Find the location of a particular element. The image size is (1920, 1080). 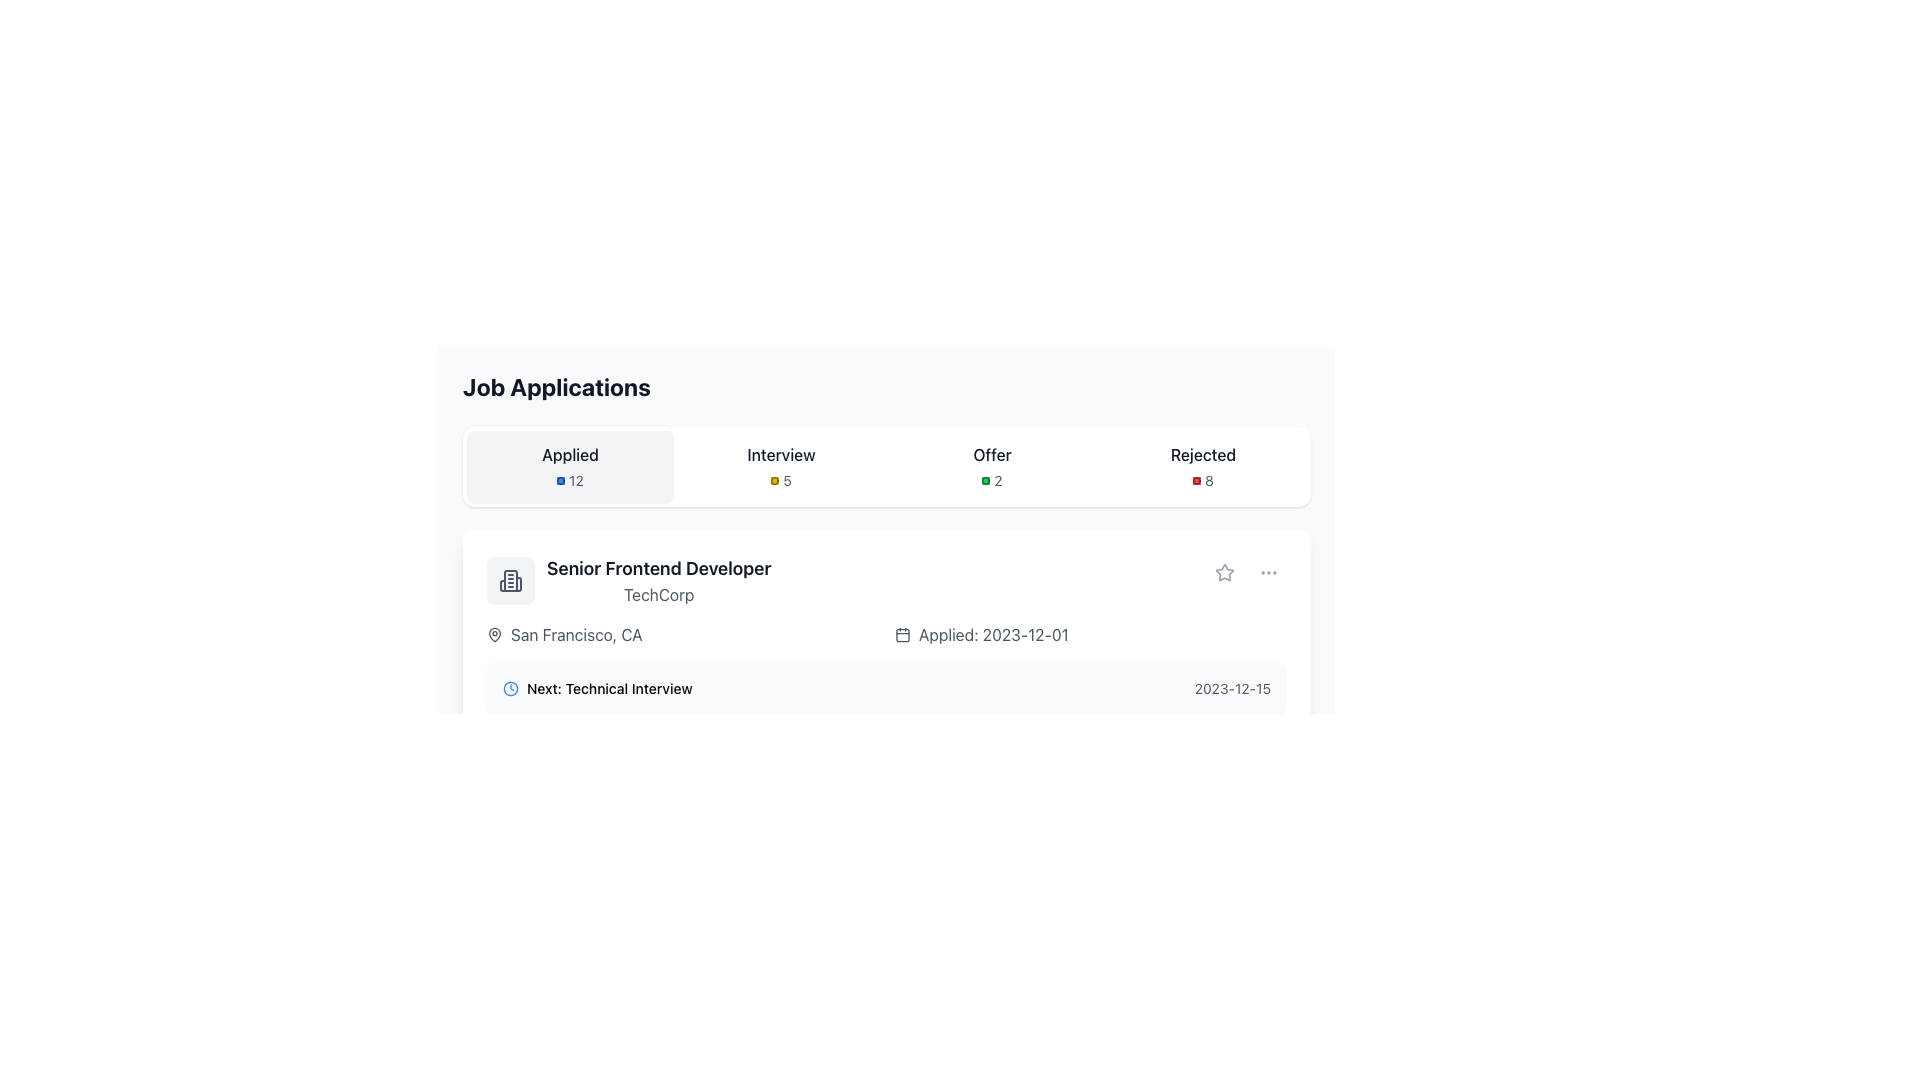

the star-shaped button with a hollow center to favorite the associated job application is located at coordinates (1223, 573).